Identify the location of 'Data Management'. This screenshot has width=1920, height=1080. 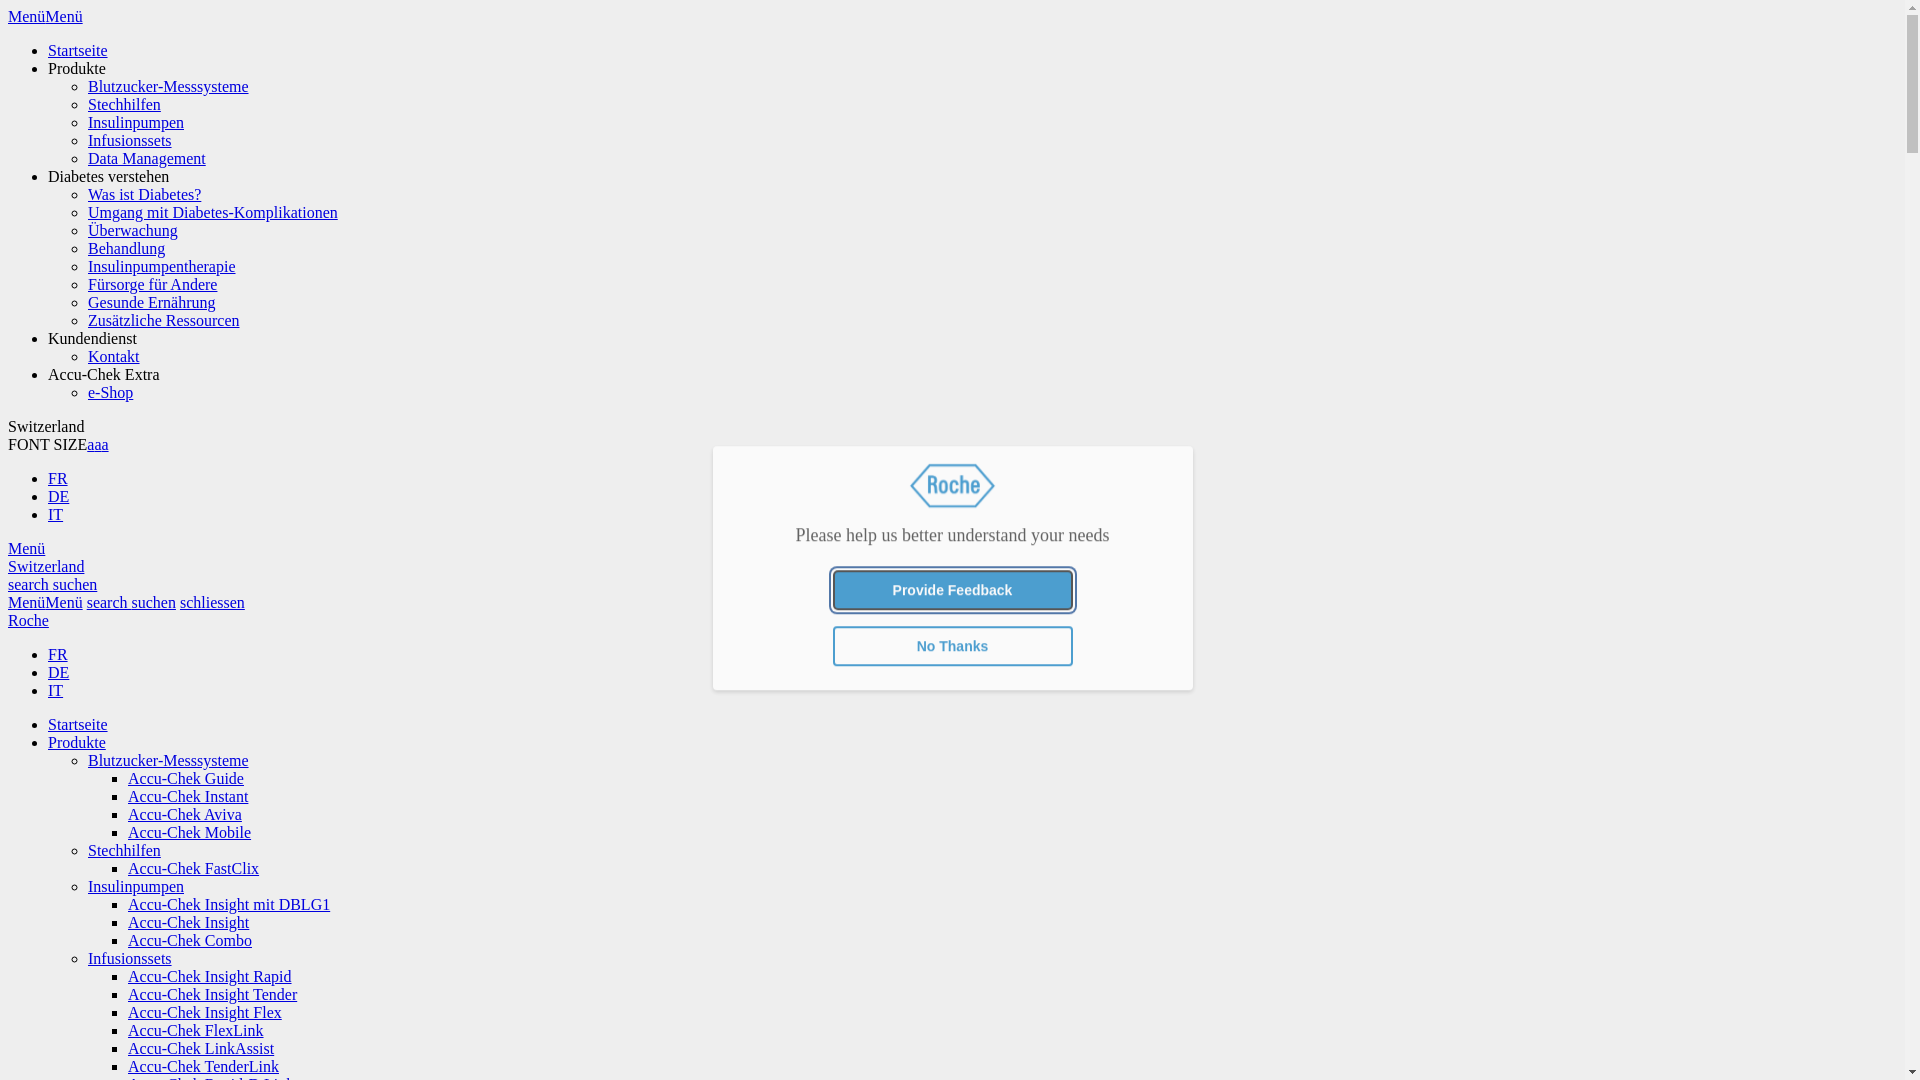
(86, 157).